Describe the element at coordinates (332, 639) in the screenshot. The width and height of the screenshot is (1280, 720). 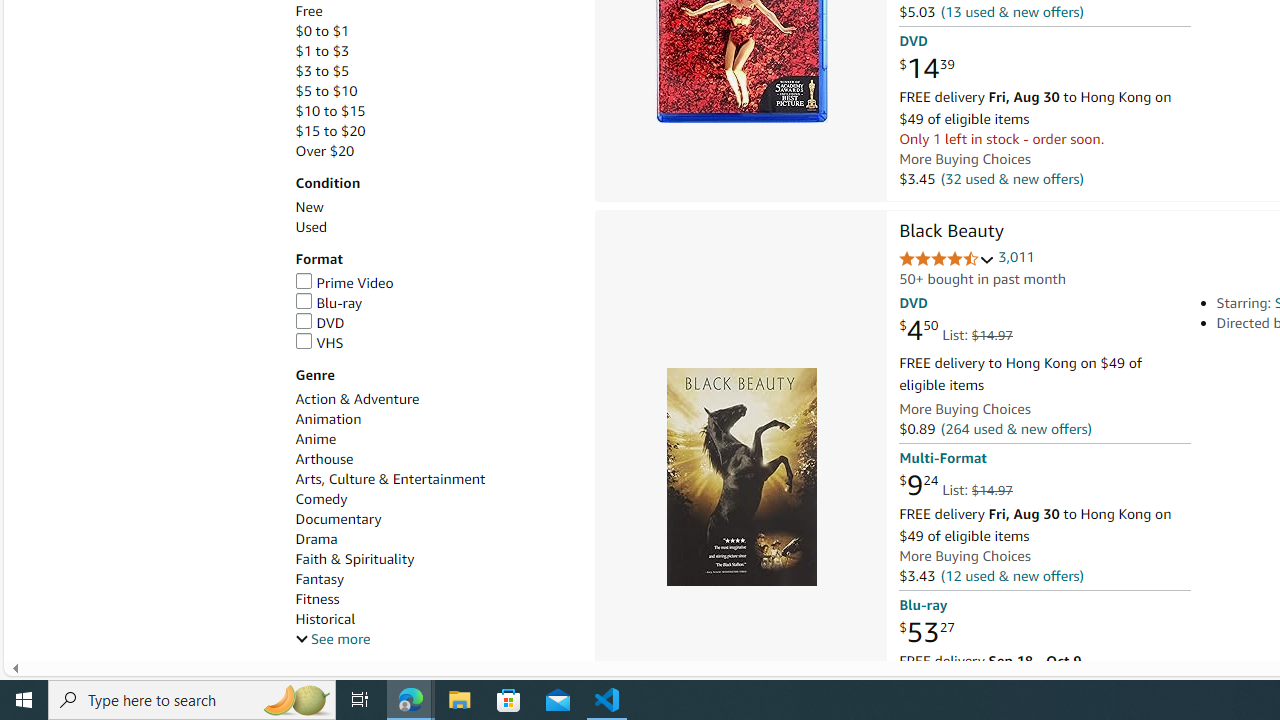
I see `'See more, Genre'` at that location.